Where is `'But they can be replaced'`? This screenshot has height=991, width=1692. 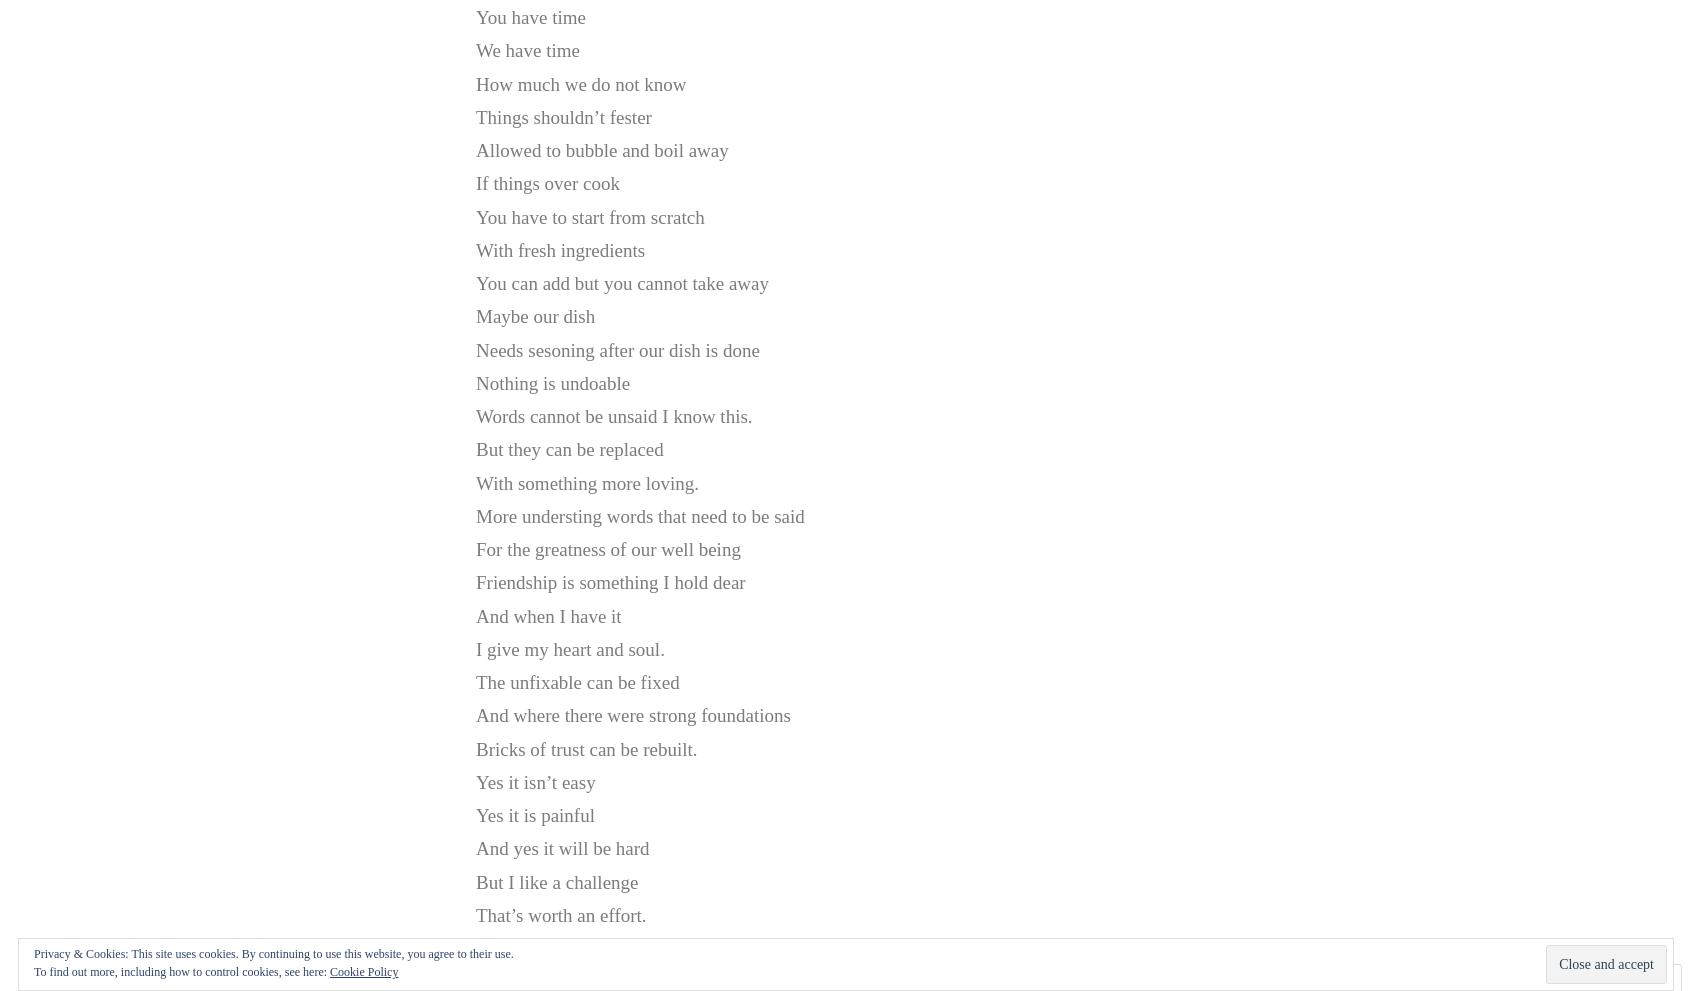
'But they can be replaced' is located at coordinates (568, 449).